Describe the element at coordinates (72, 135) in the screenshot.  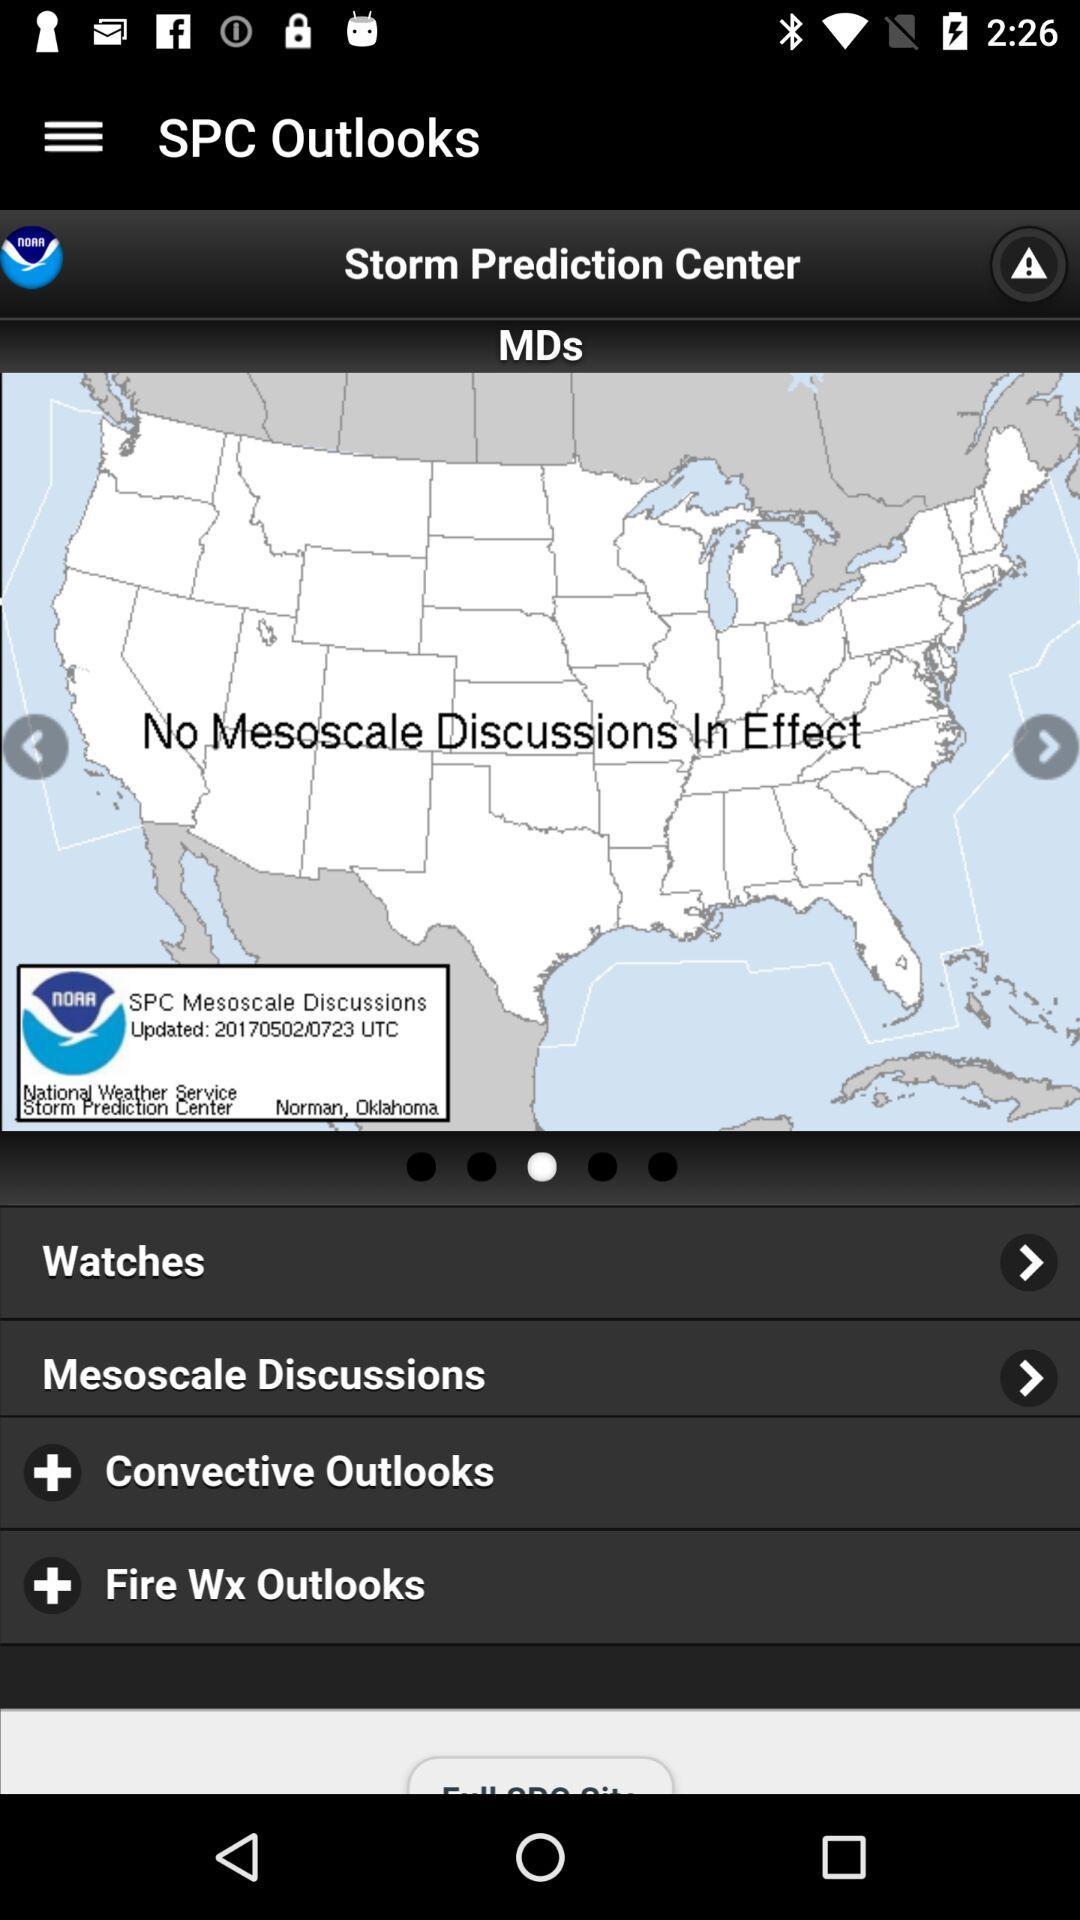
I see `item next to spc outlooks` at that location.